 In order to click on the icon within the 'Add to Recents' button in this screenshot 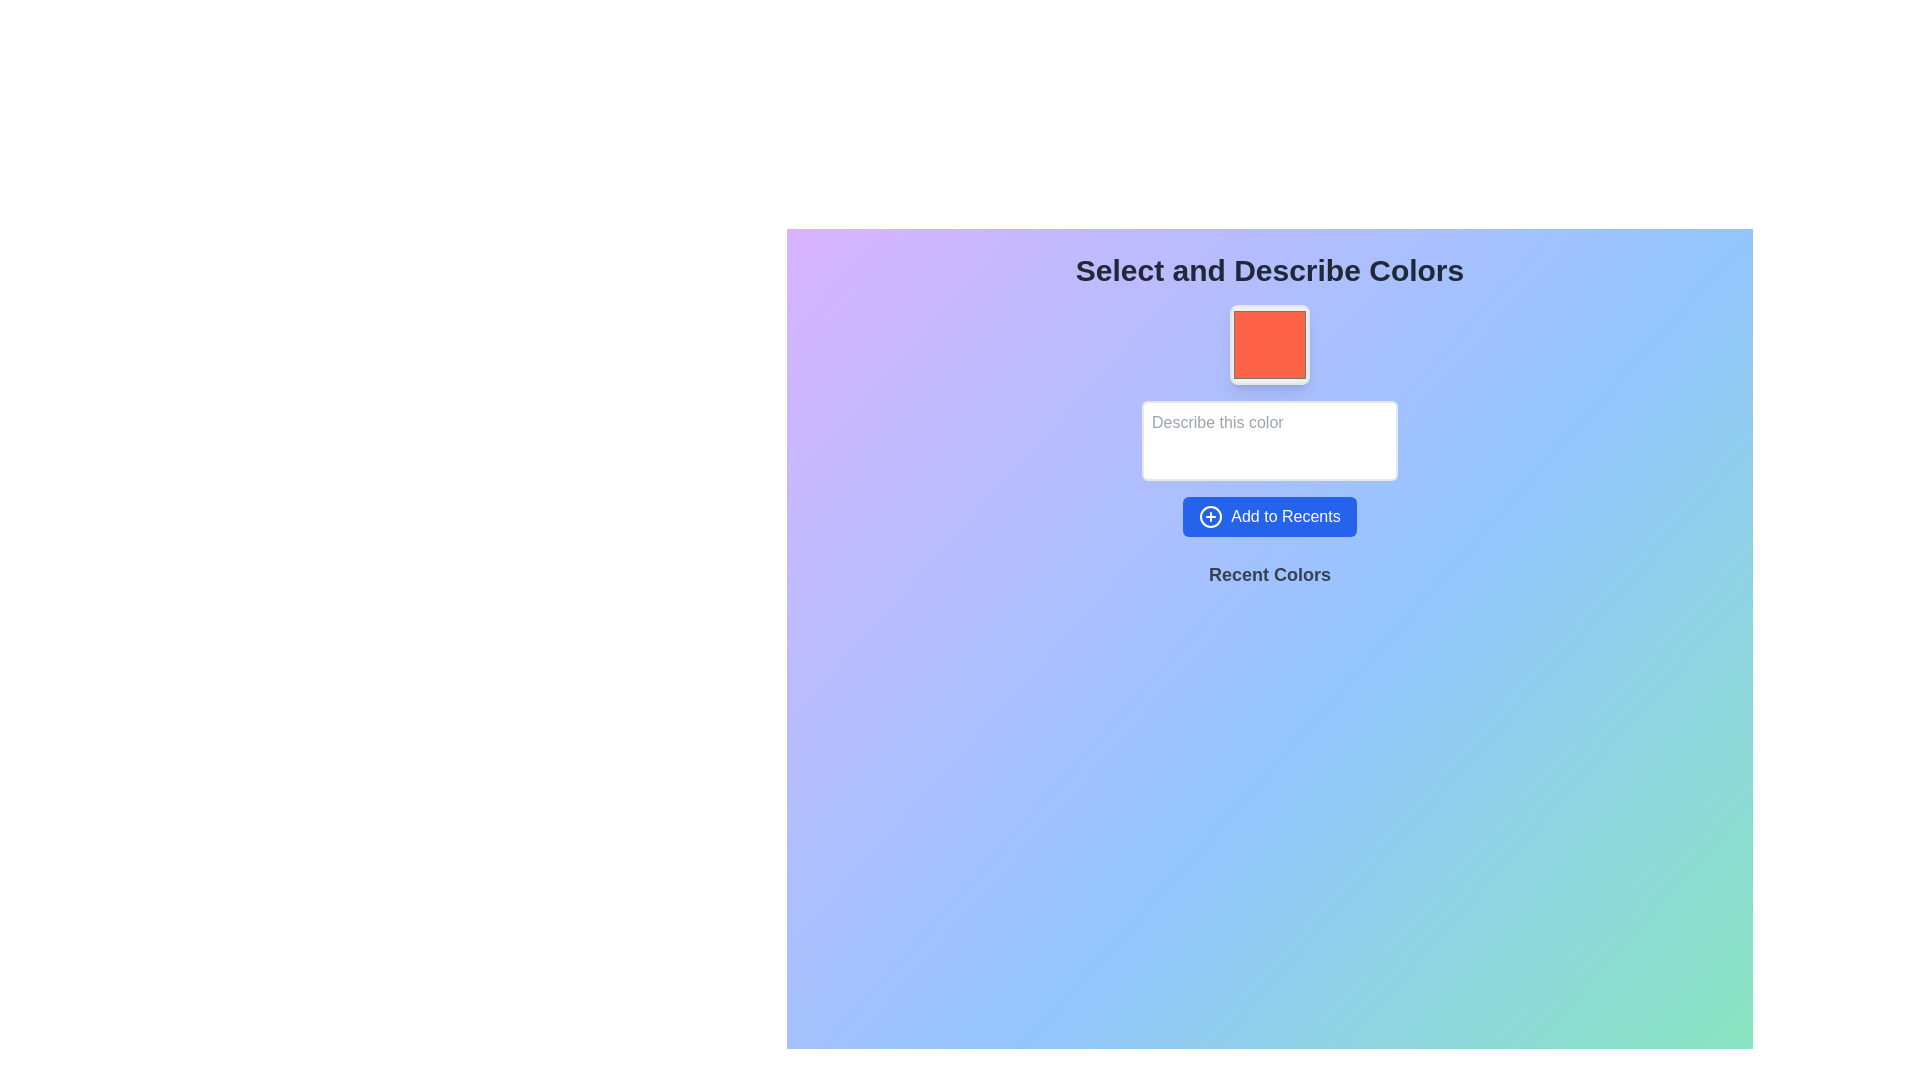, I will do `click(1210, 515)`.